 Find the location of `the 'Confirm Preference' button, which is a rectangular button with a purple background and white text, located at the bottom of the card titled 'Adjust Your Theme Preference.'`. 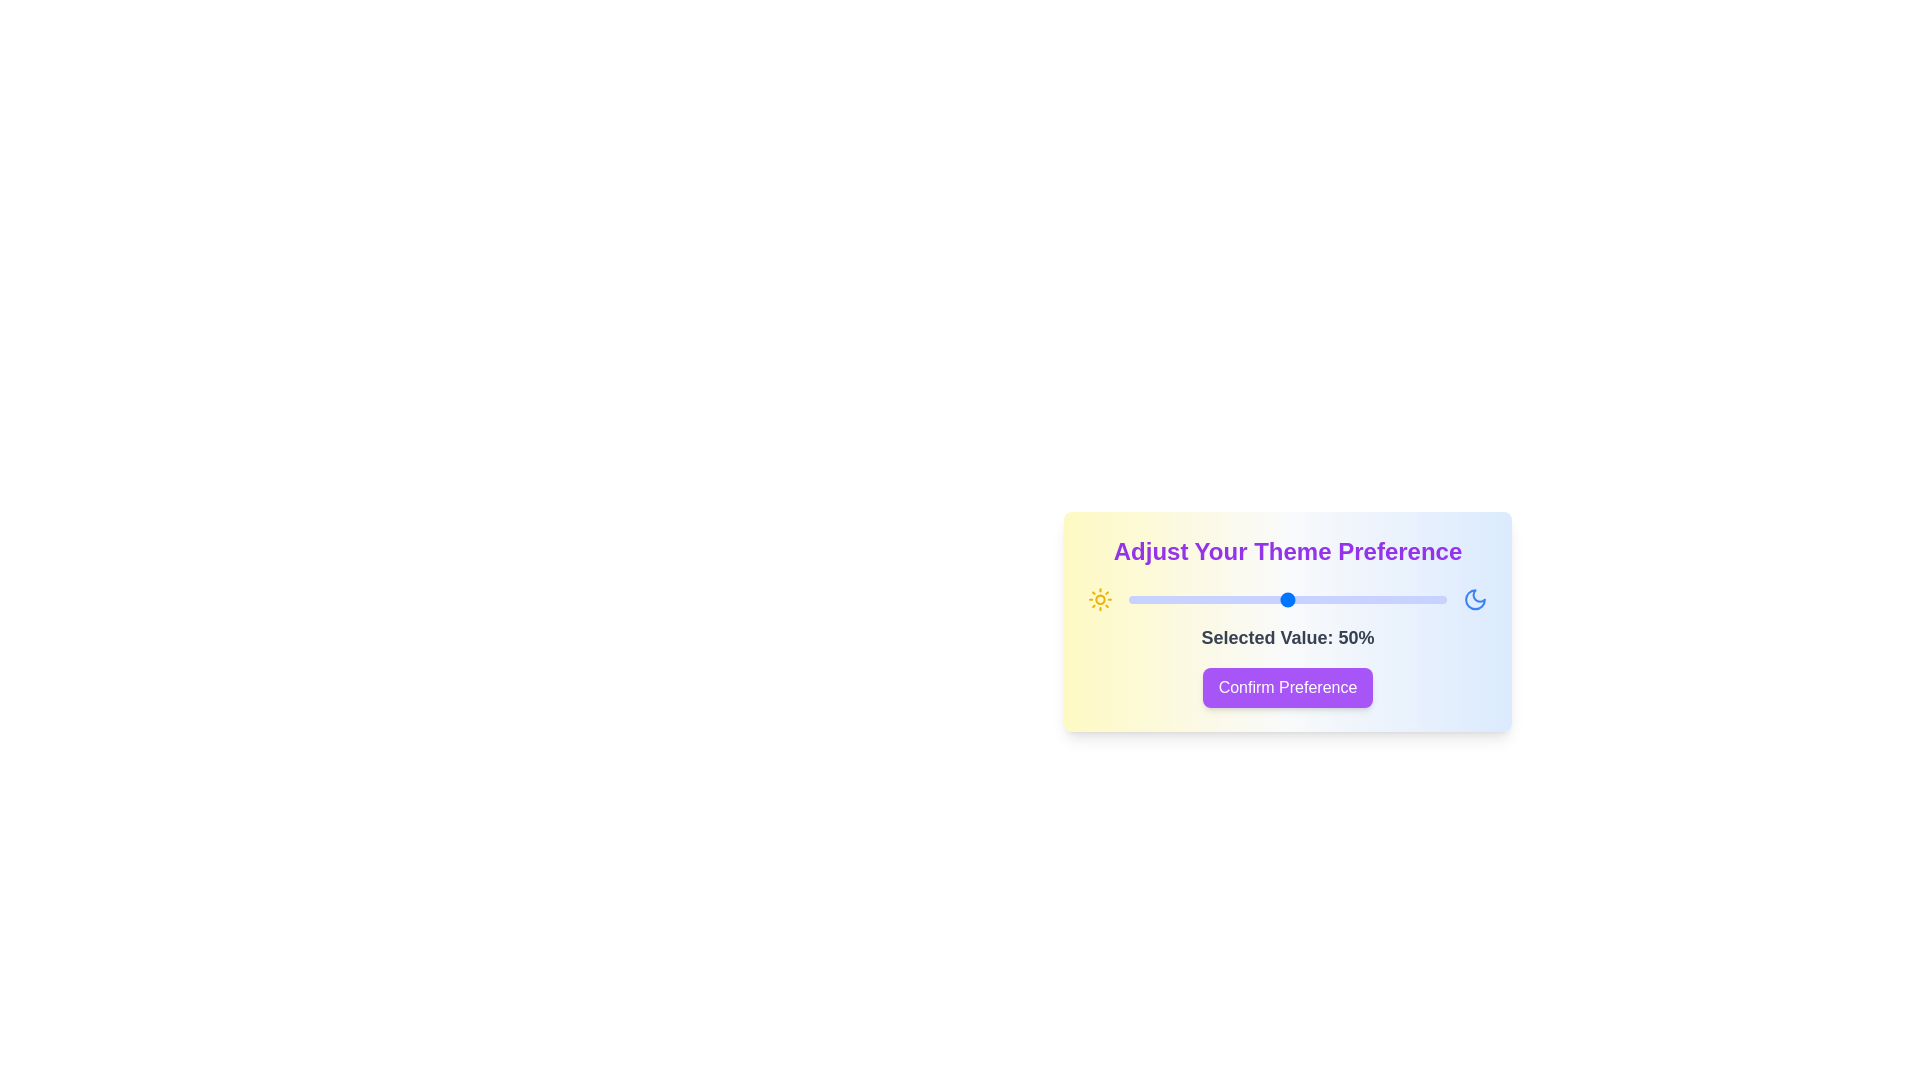

the 'Confirm Preference' button, which is a rectangular button with a purple background and white text, located at the bottom of the card titled 'Adjust Your Theme Preference.' is located at coordinates (1287, 686).